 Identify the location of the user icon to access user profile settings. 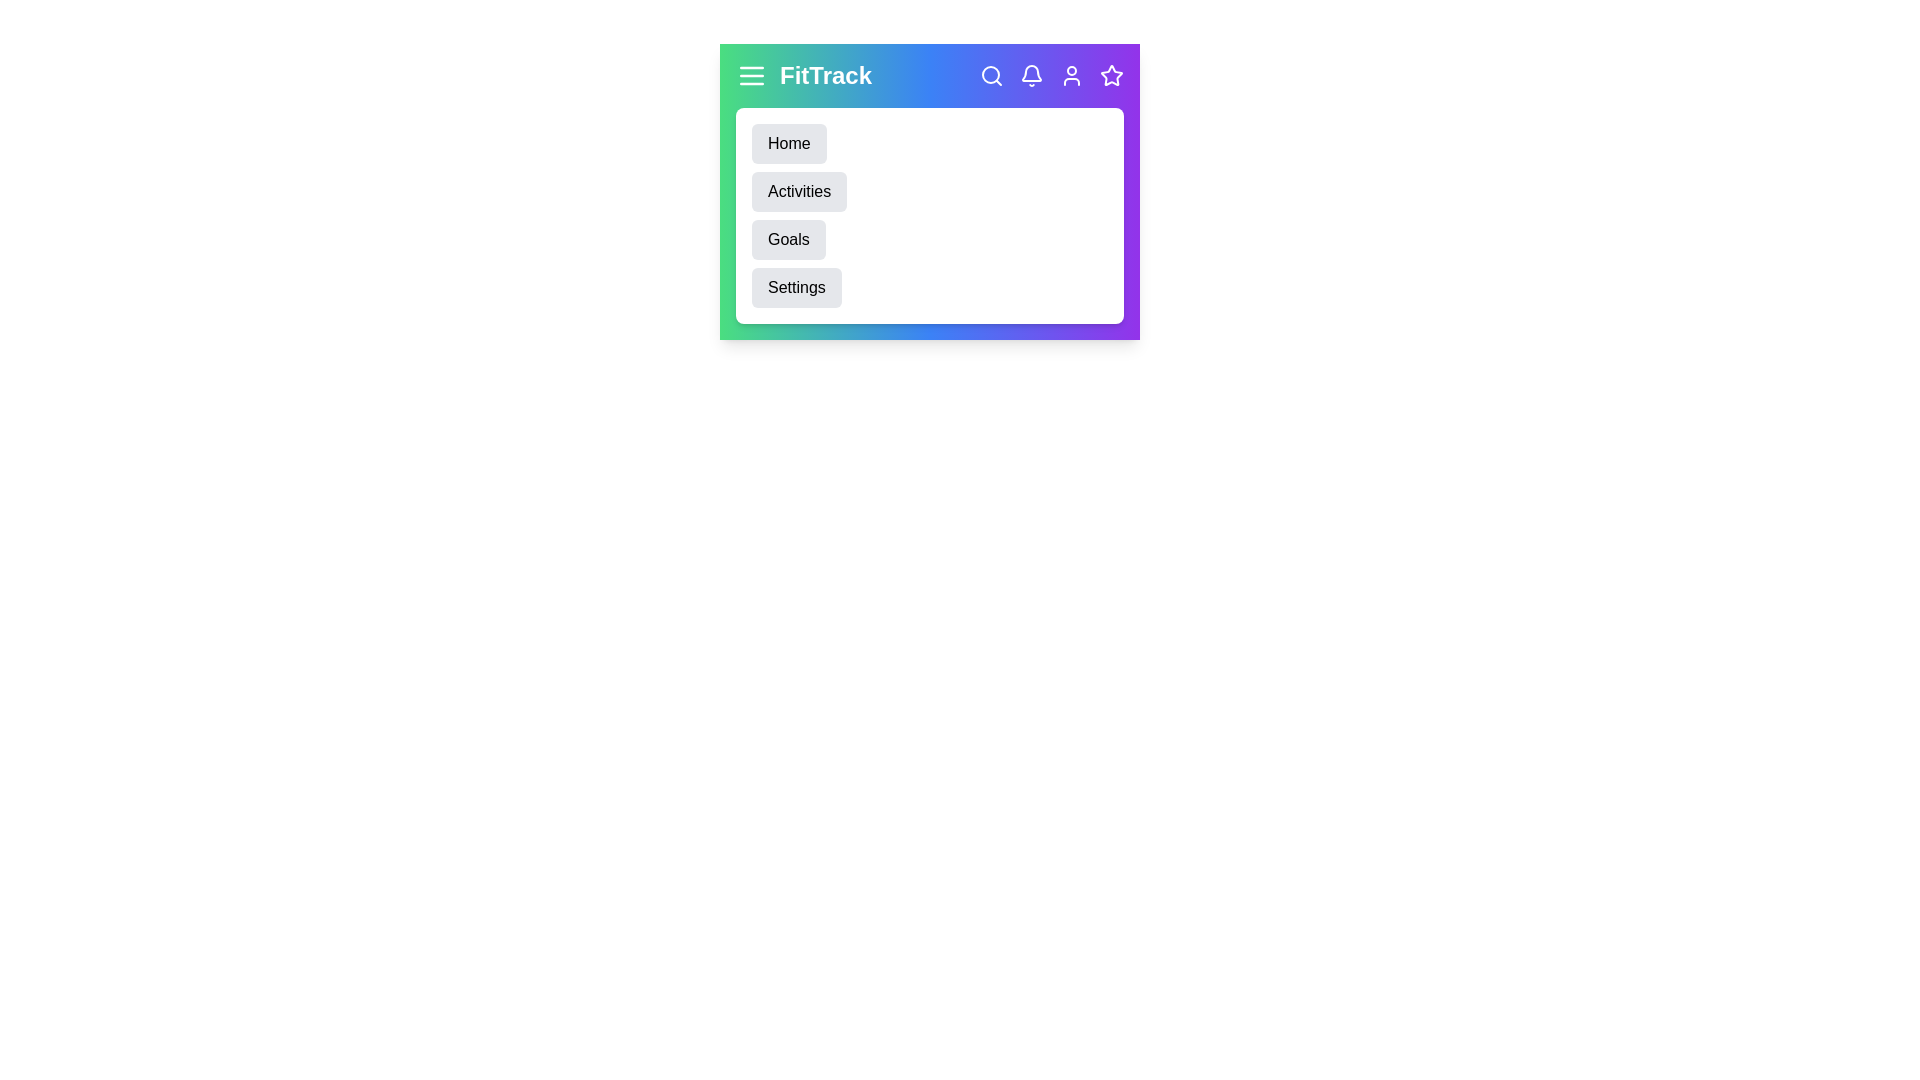
(1070, 75).